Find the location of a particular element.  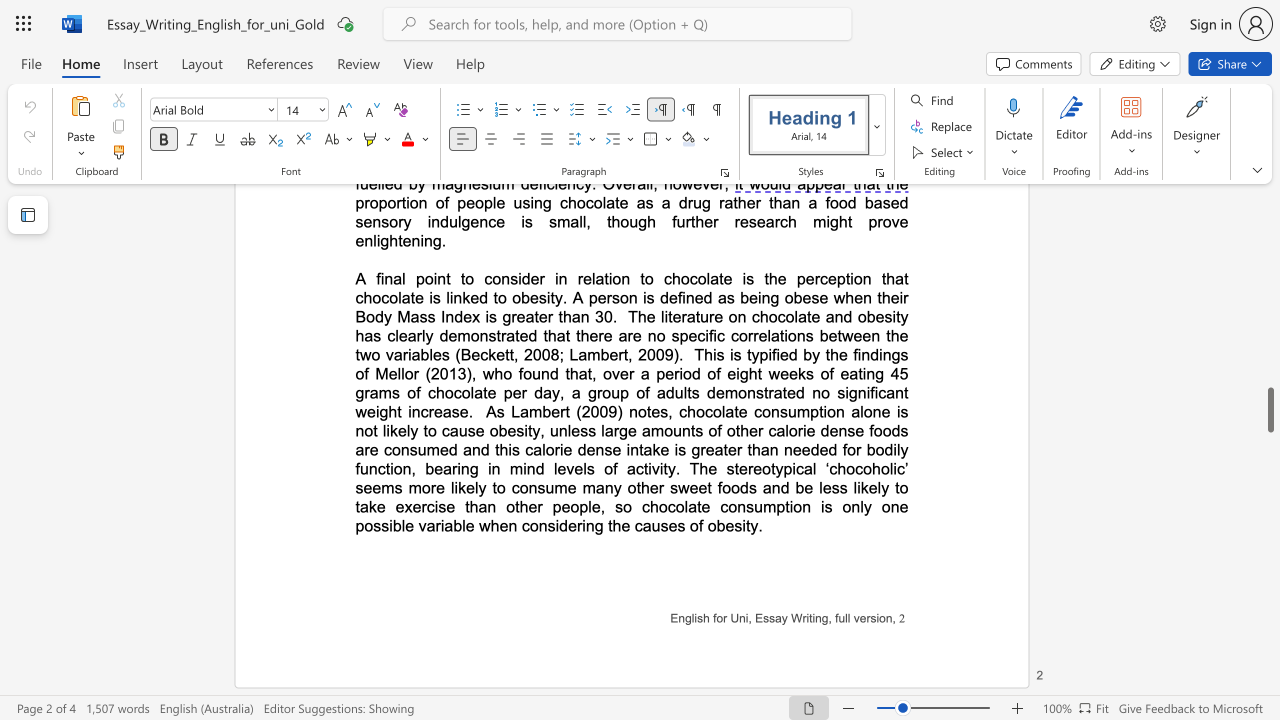

the vertical scrollbar to raise the page content is located at coordinates (1269, 310).